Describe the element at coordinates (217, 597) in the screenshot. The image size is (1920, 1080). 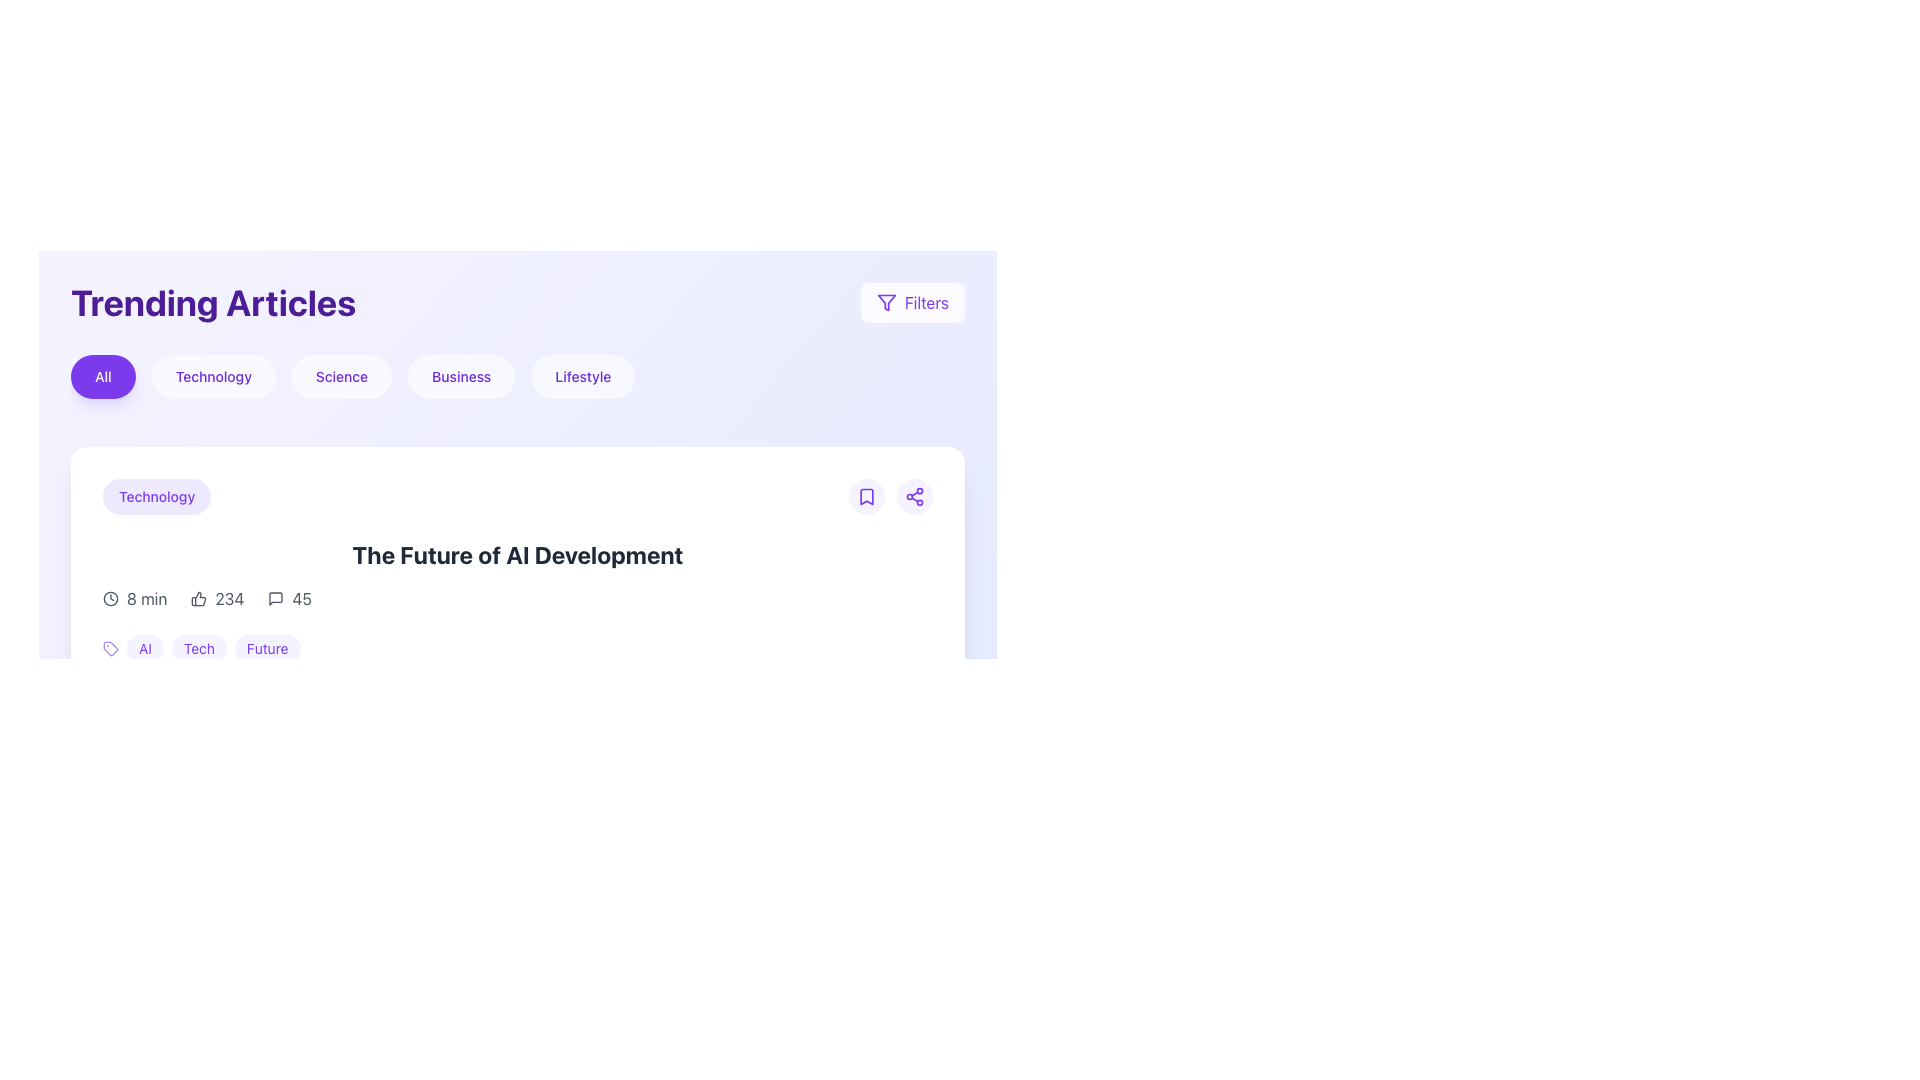
I see `the Text displaying the number of likes or upvotes (thumbs-up icon) located between the time indicator and the comment icon` at that location.